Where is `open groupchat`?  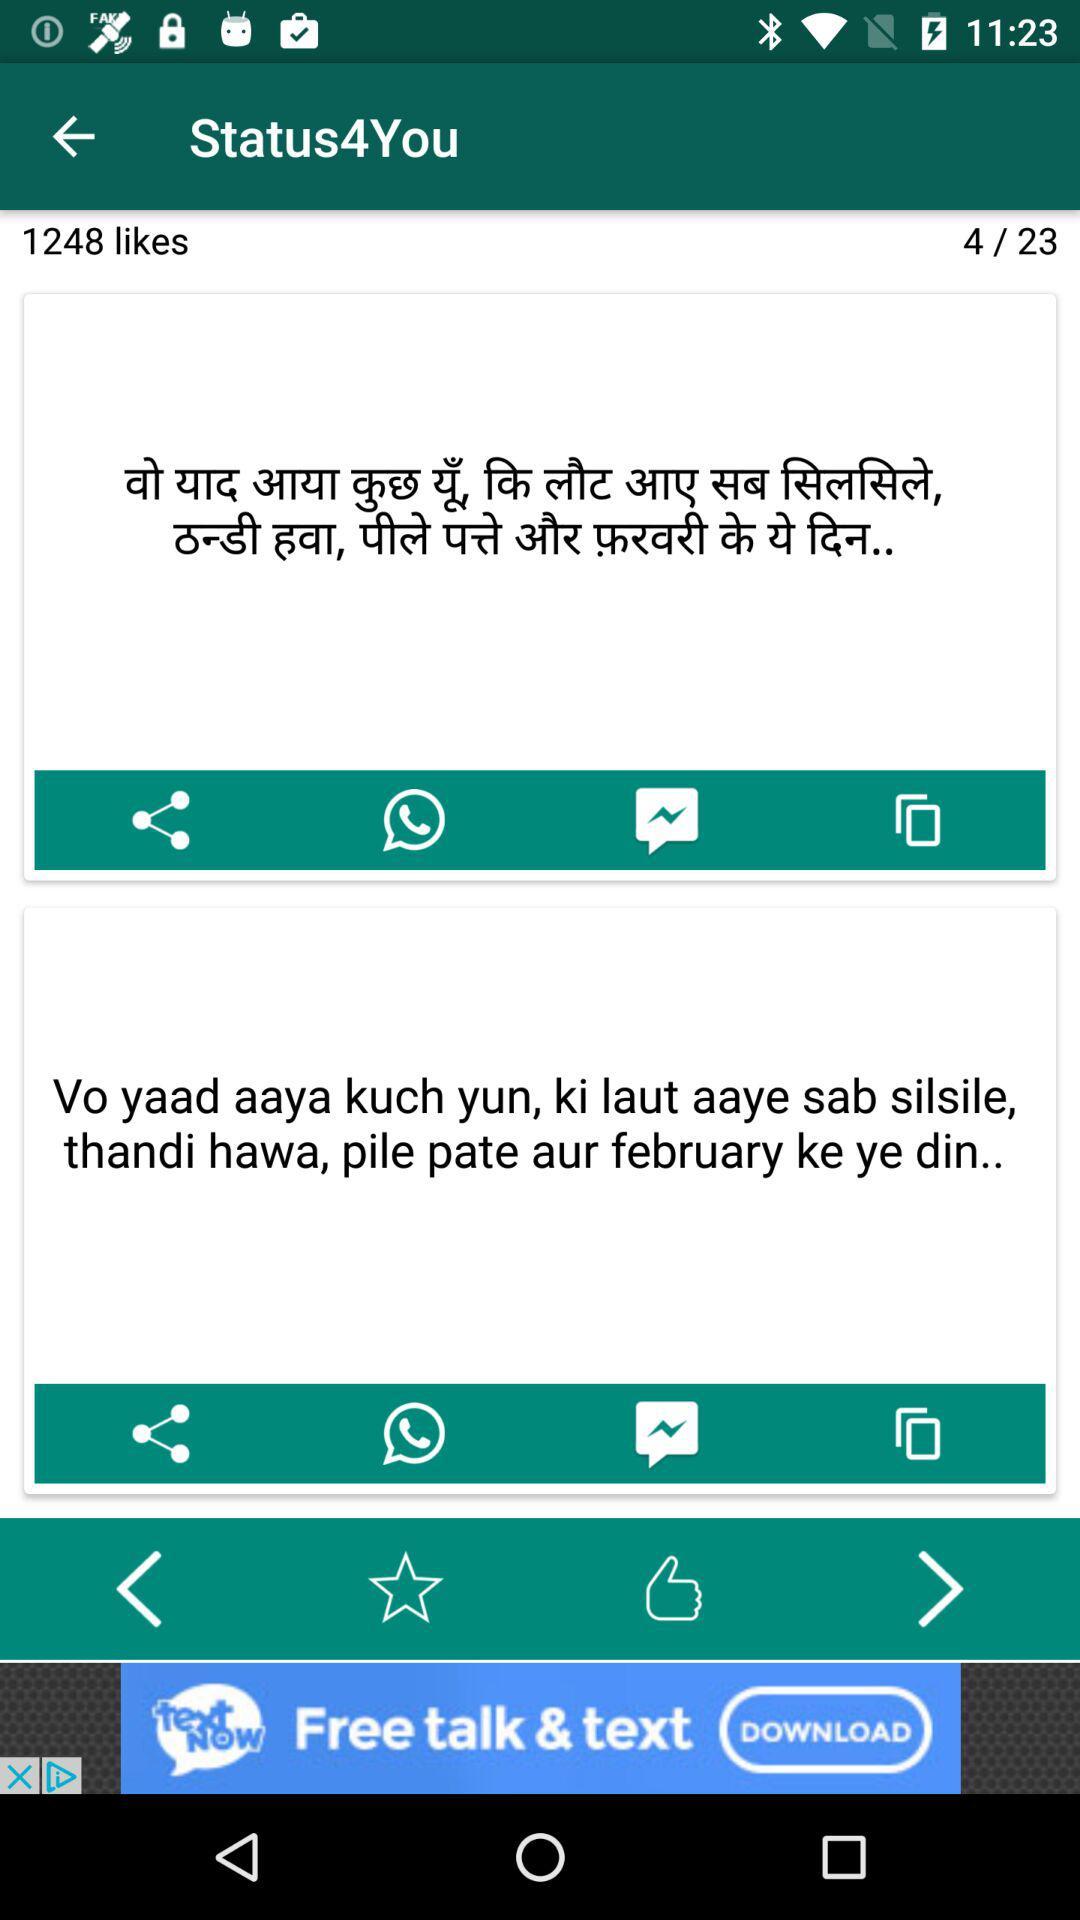
open groupchat is located at coordinates (666, 1432).